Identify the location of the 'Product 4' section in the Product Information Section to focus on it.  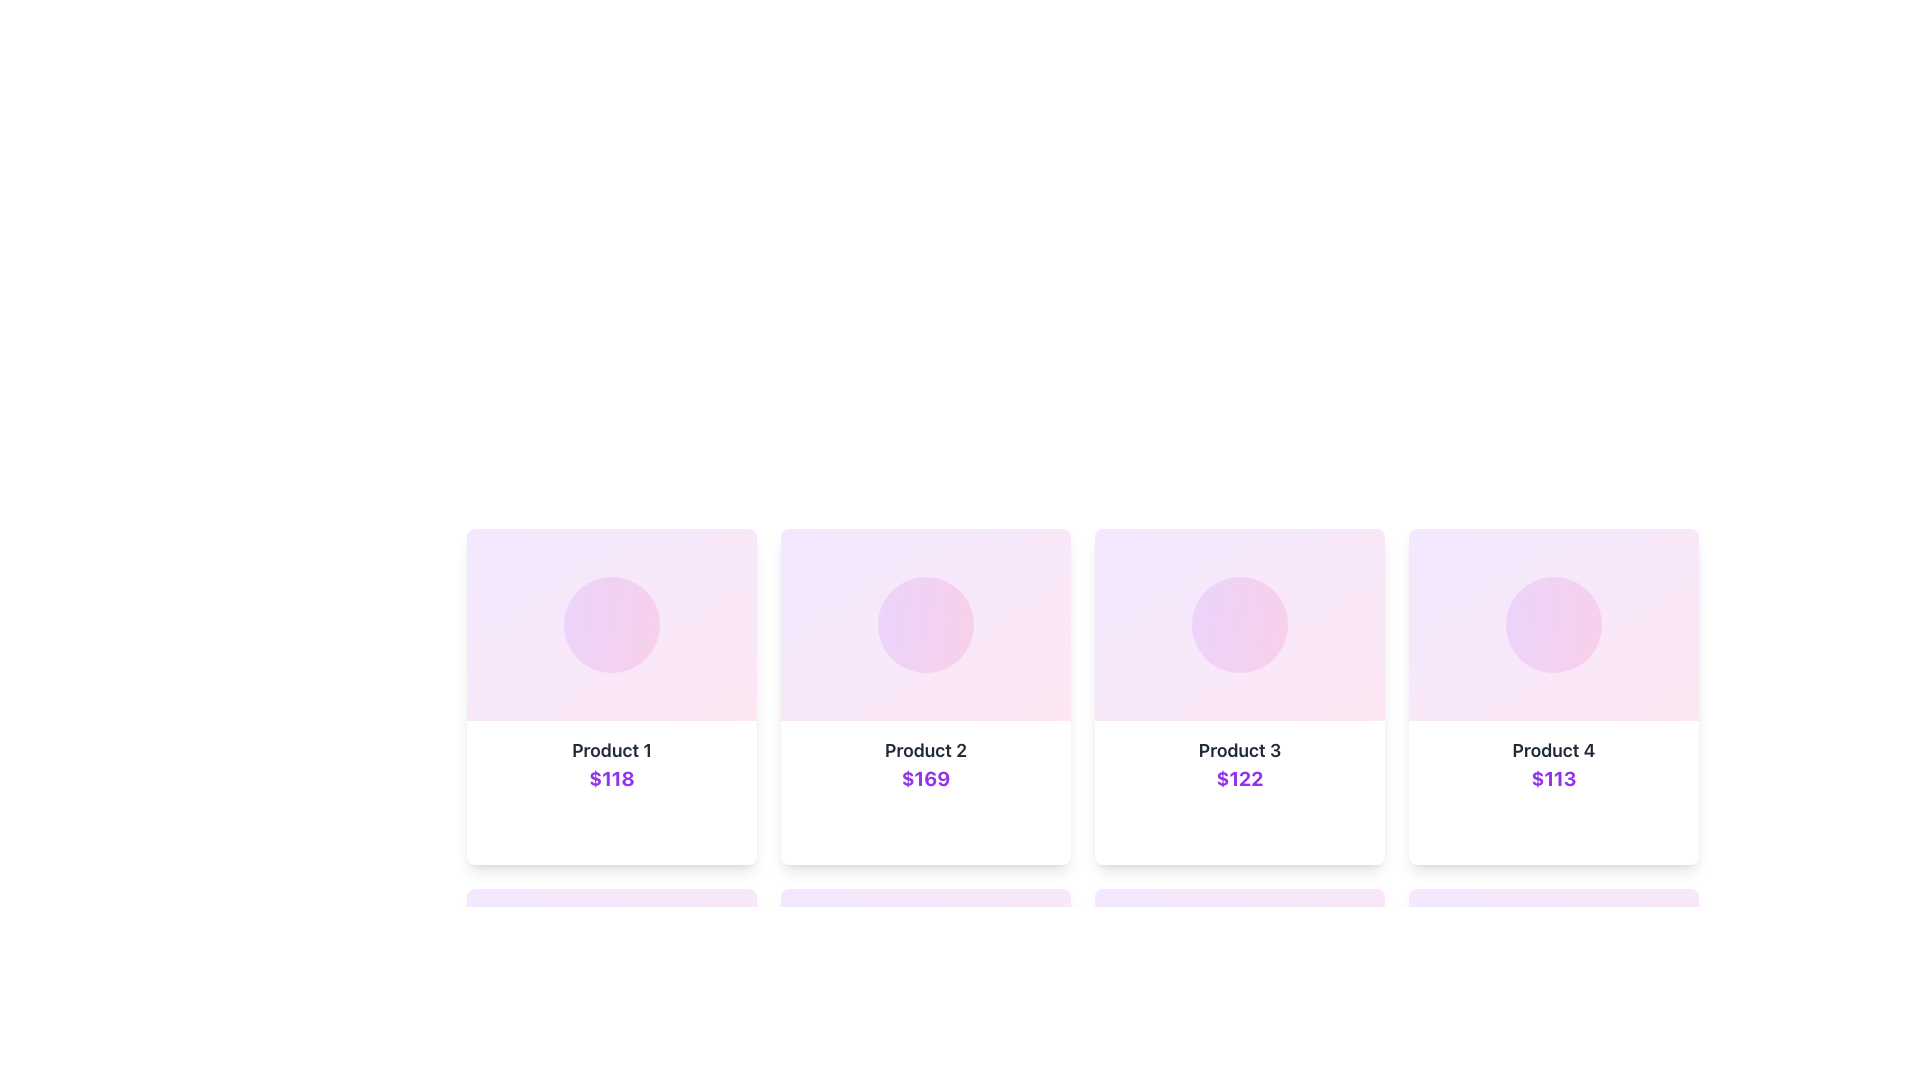
(1553, 792).